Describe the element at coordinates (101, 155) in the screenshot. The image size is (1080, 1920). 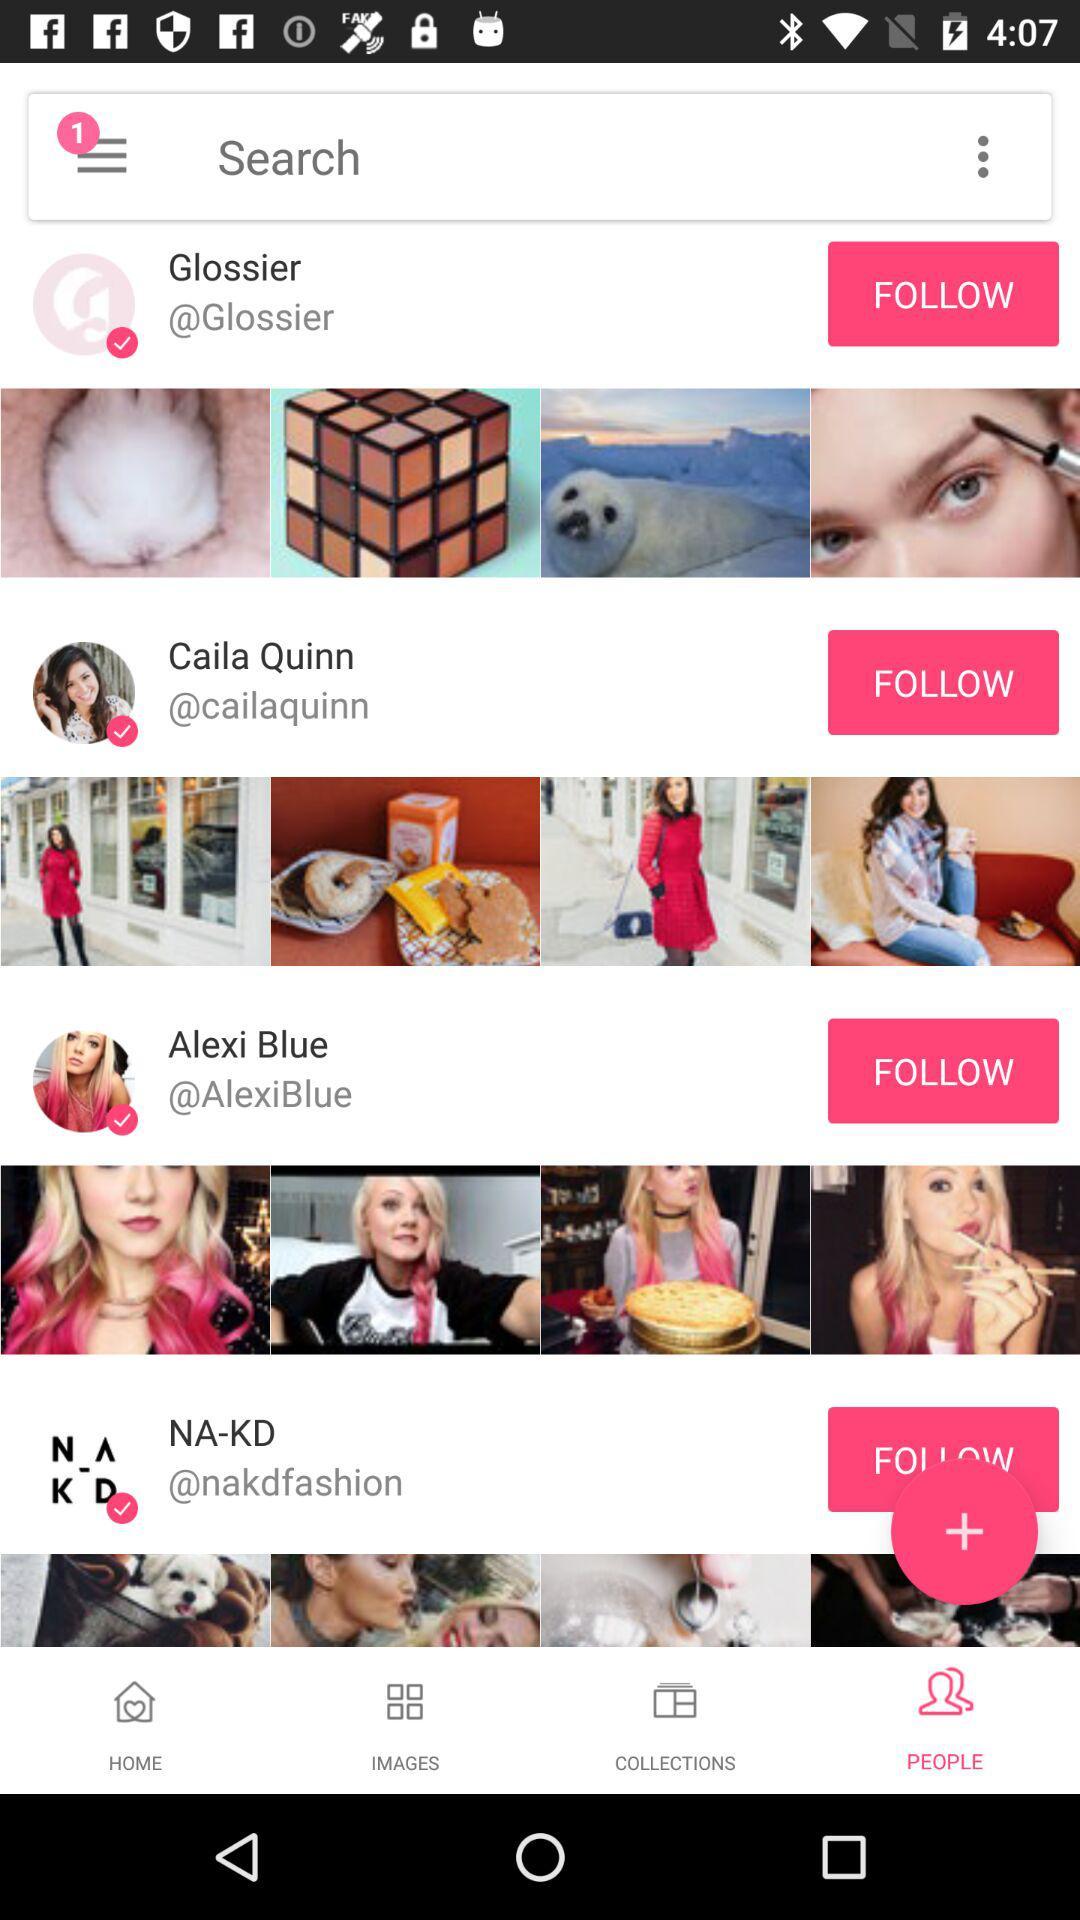
I see `notifications` at that location.